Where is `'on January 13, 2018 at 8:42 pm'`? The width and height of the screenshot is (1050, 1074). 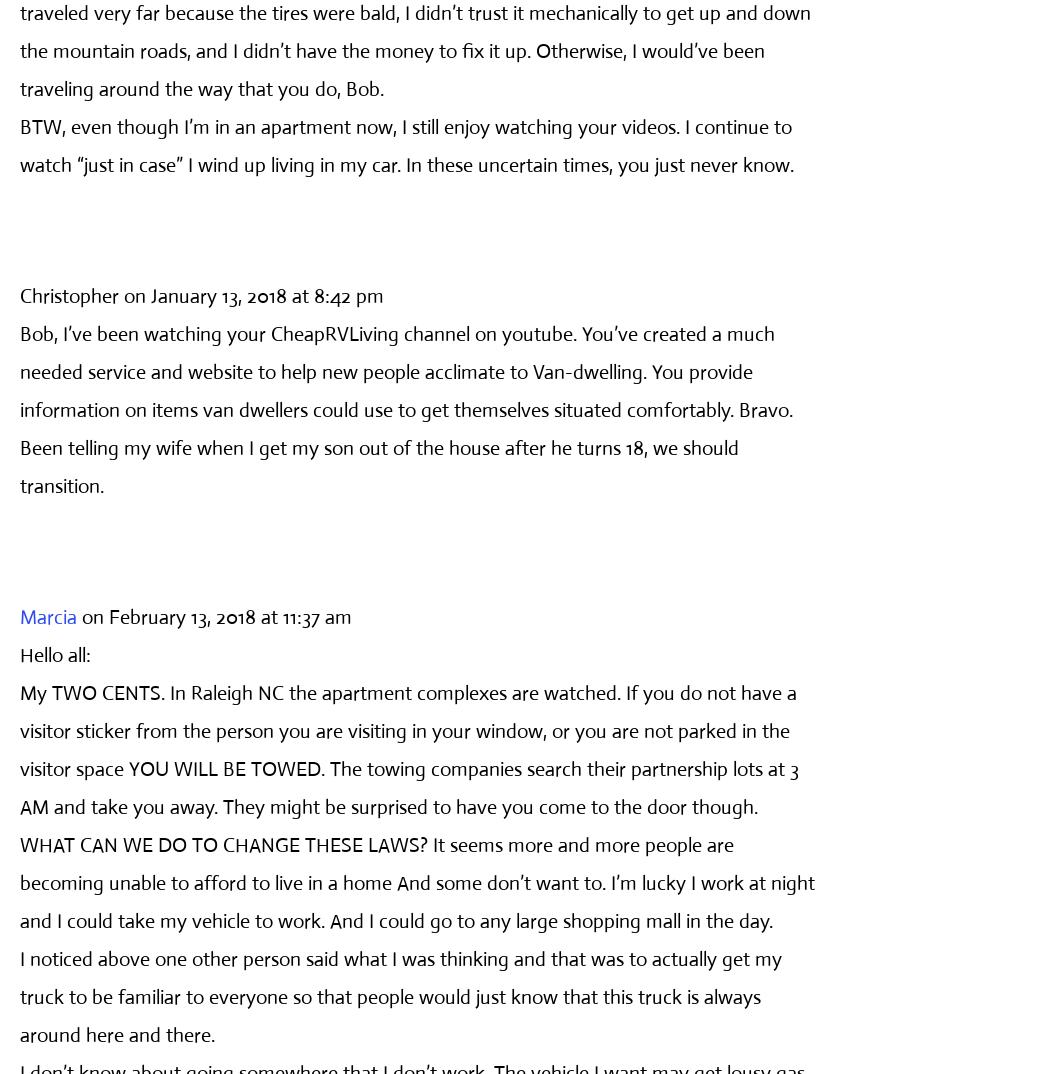 'on January 13, 2018 at 8:42 pm' is located at coordinates (253, 295).